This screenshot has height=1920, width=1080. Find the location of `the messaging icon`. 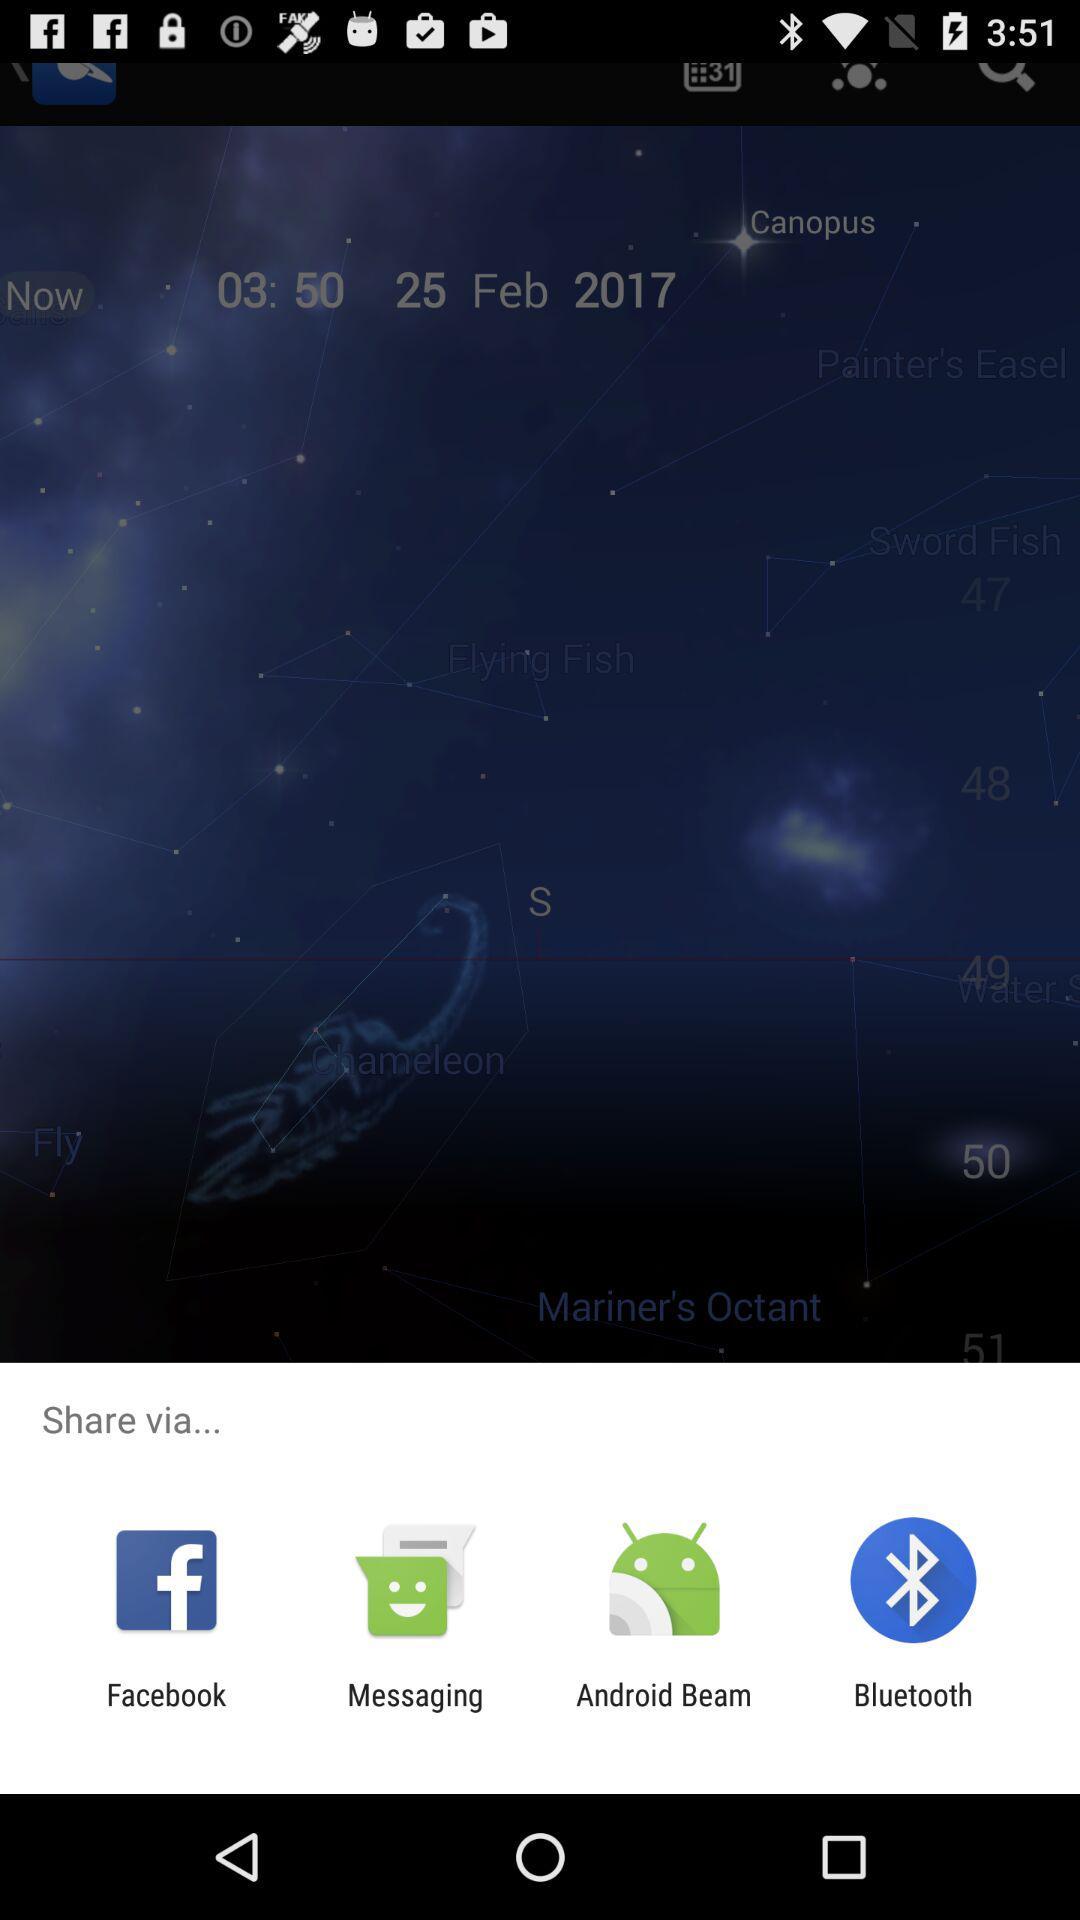

the messaging icon is located at coordinates (414, 1711).